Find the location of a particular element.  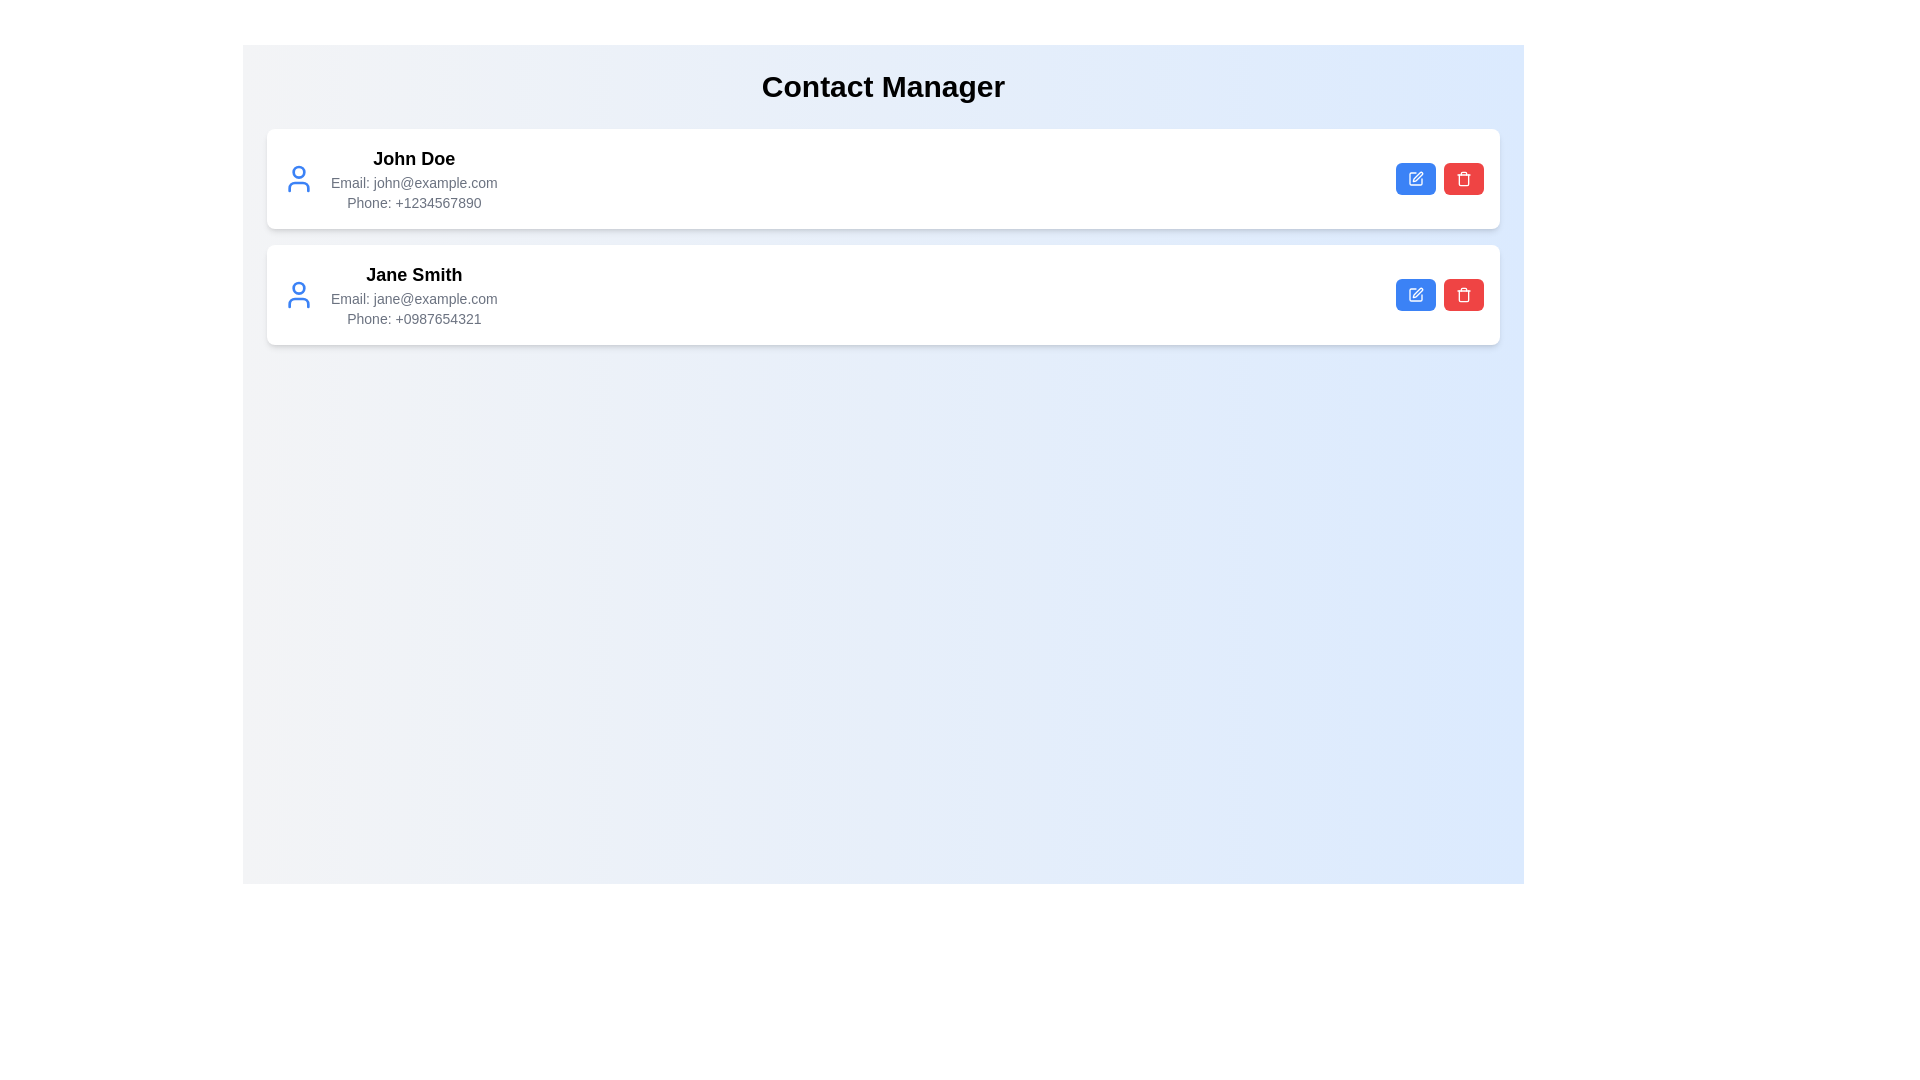

the static text display showing the email address associated with the contact 'John Doe', which is located beneath the name 'John Doe' and above the phone number '+1234567890' is located at coordinates (413, 182).